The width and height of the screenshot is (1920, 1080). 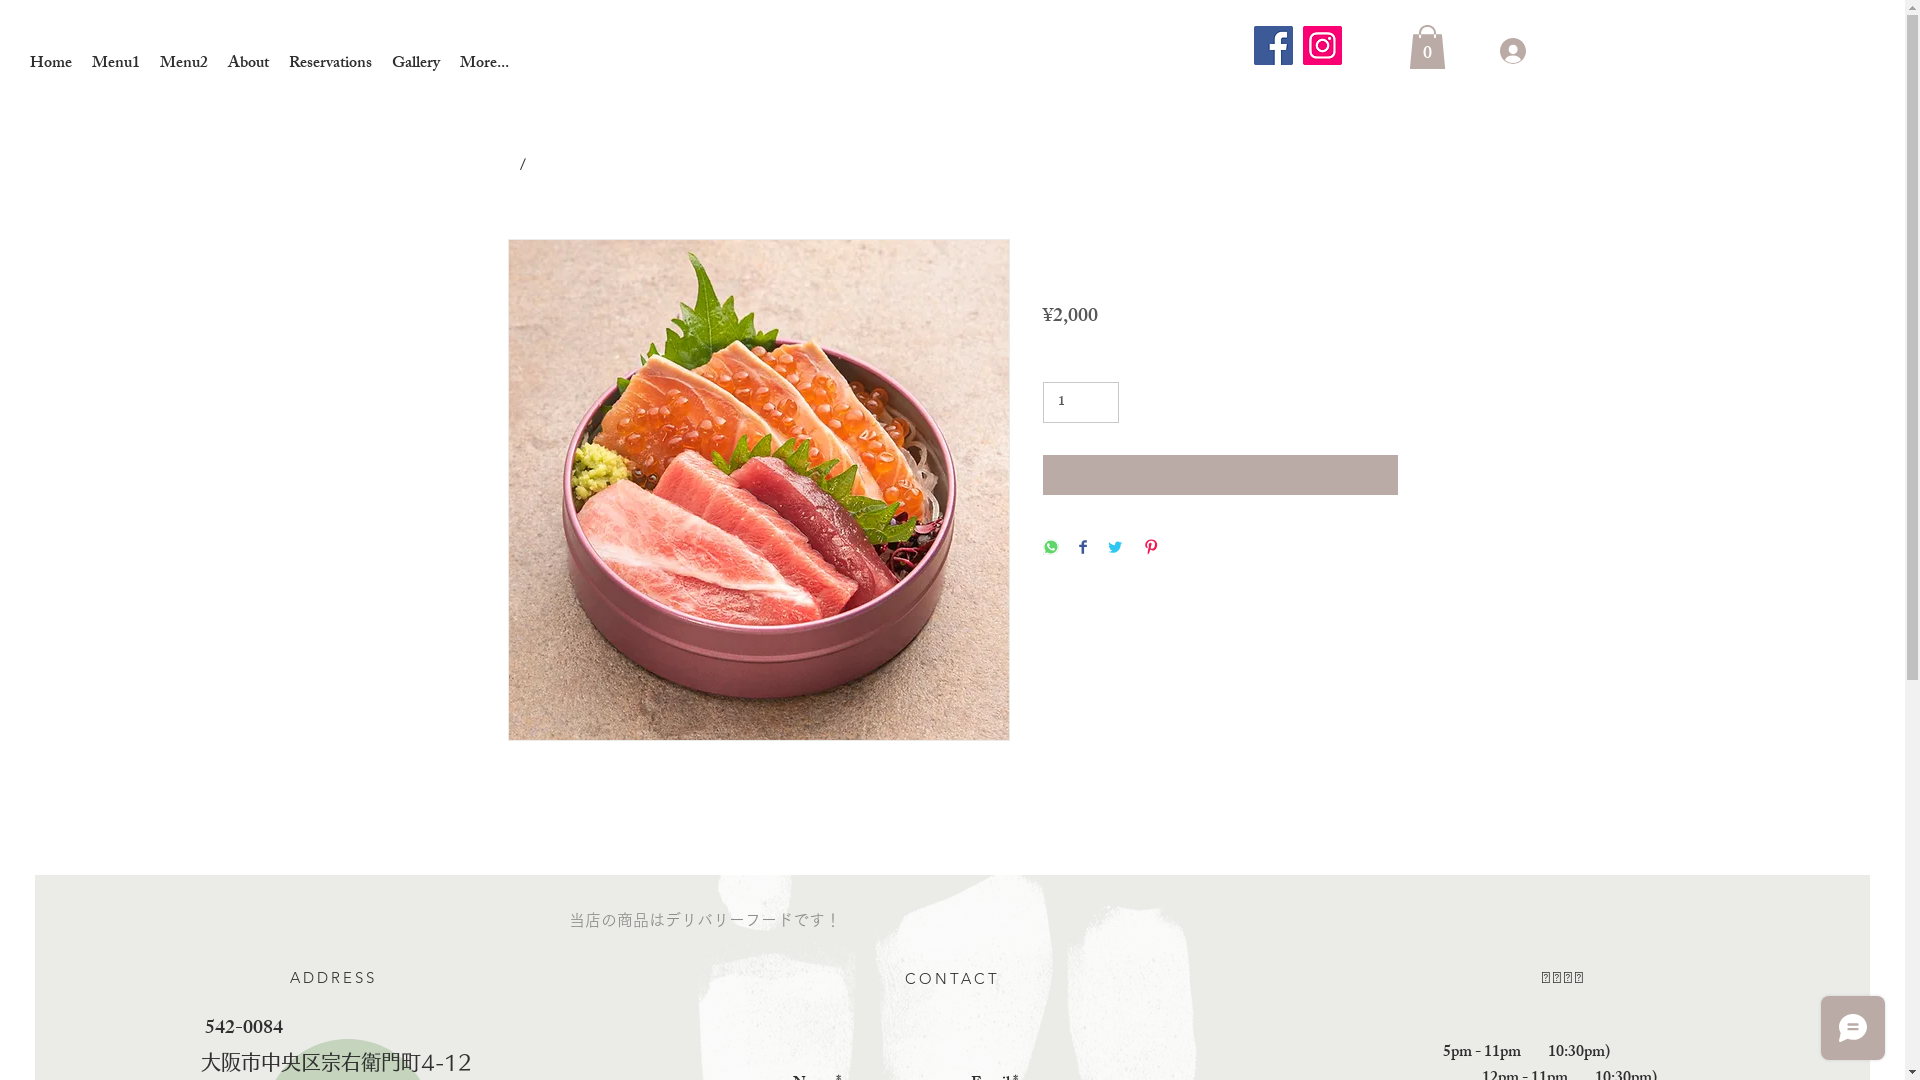 What do you see at coordinates (1425, 45) in the screenshot?
I see `'0'` at bounding box center [1425, 45].